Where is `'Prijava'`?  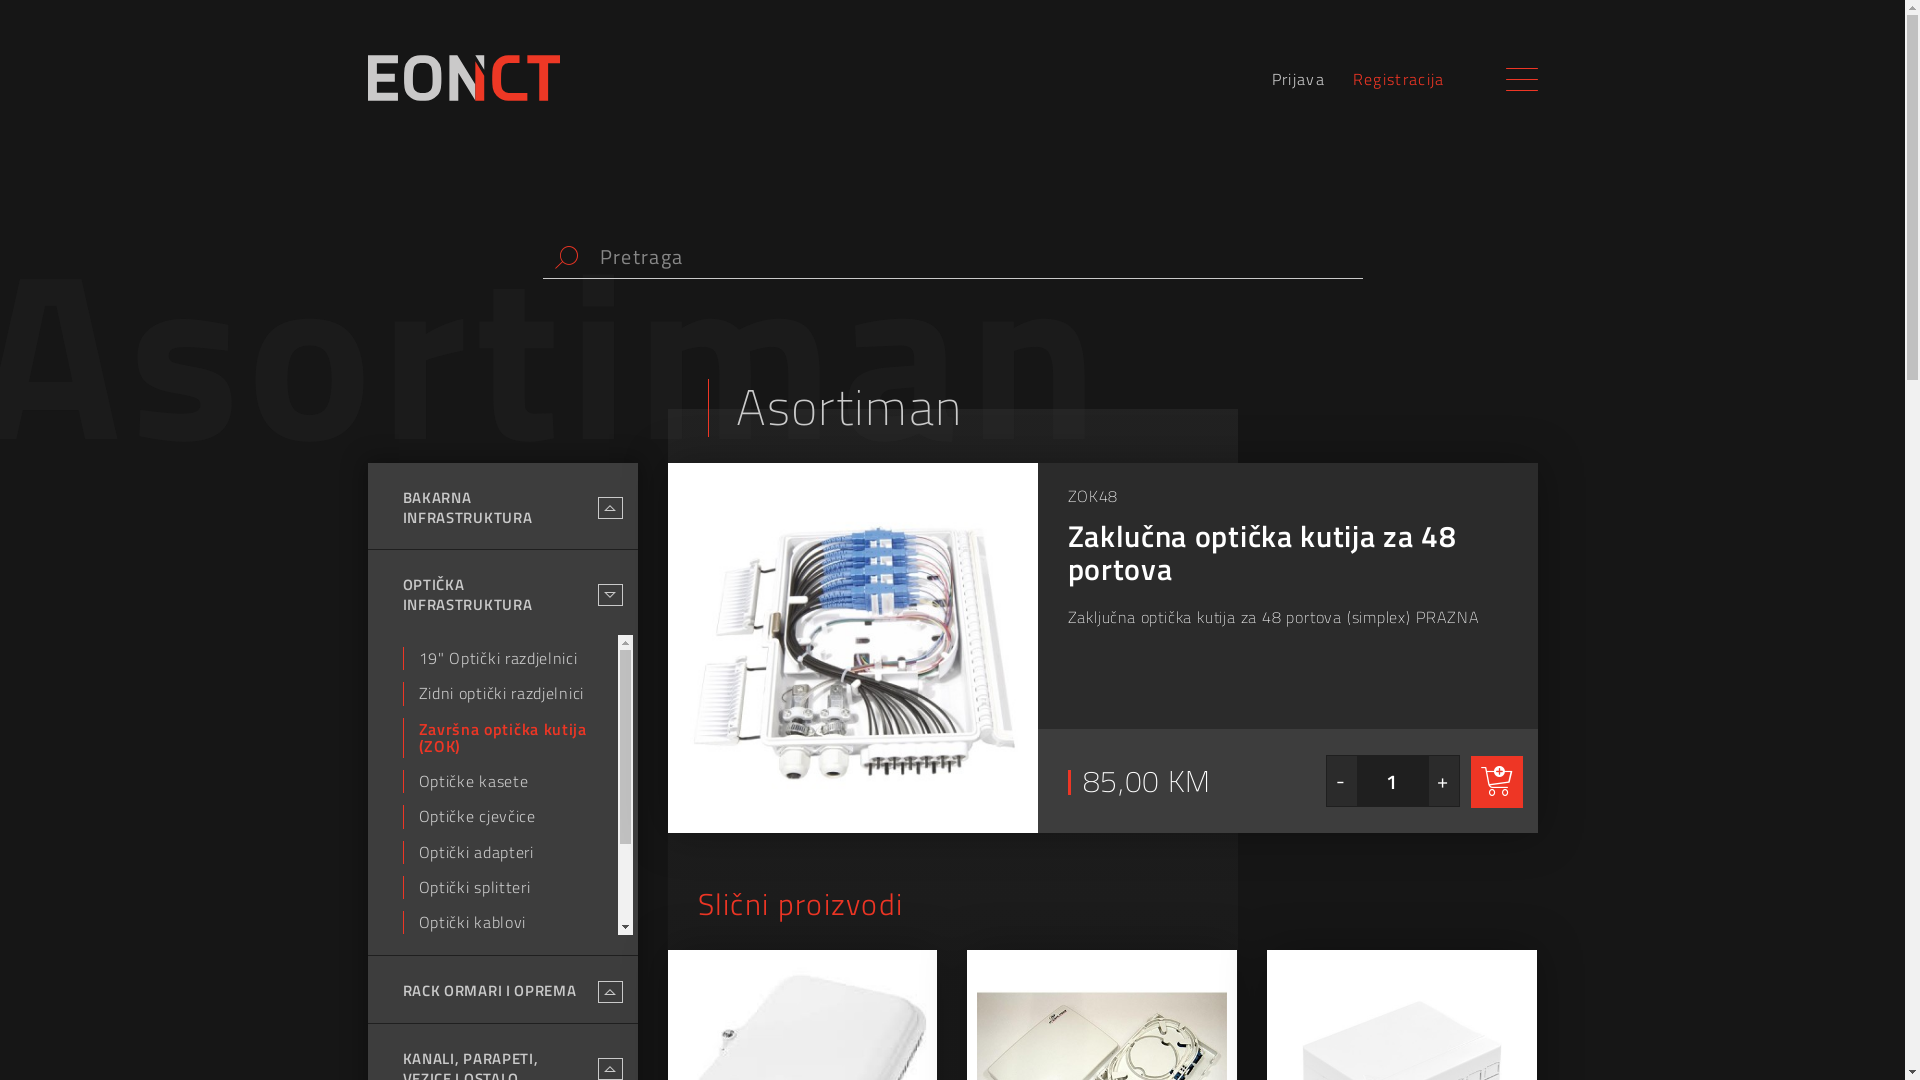 'Prijava' is located at coordinates (1271, 78).